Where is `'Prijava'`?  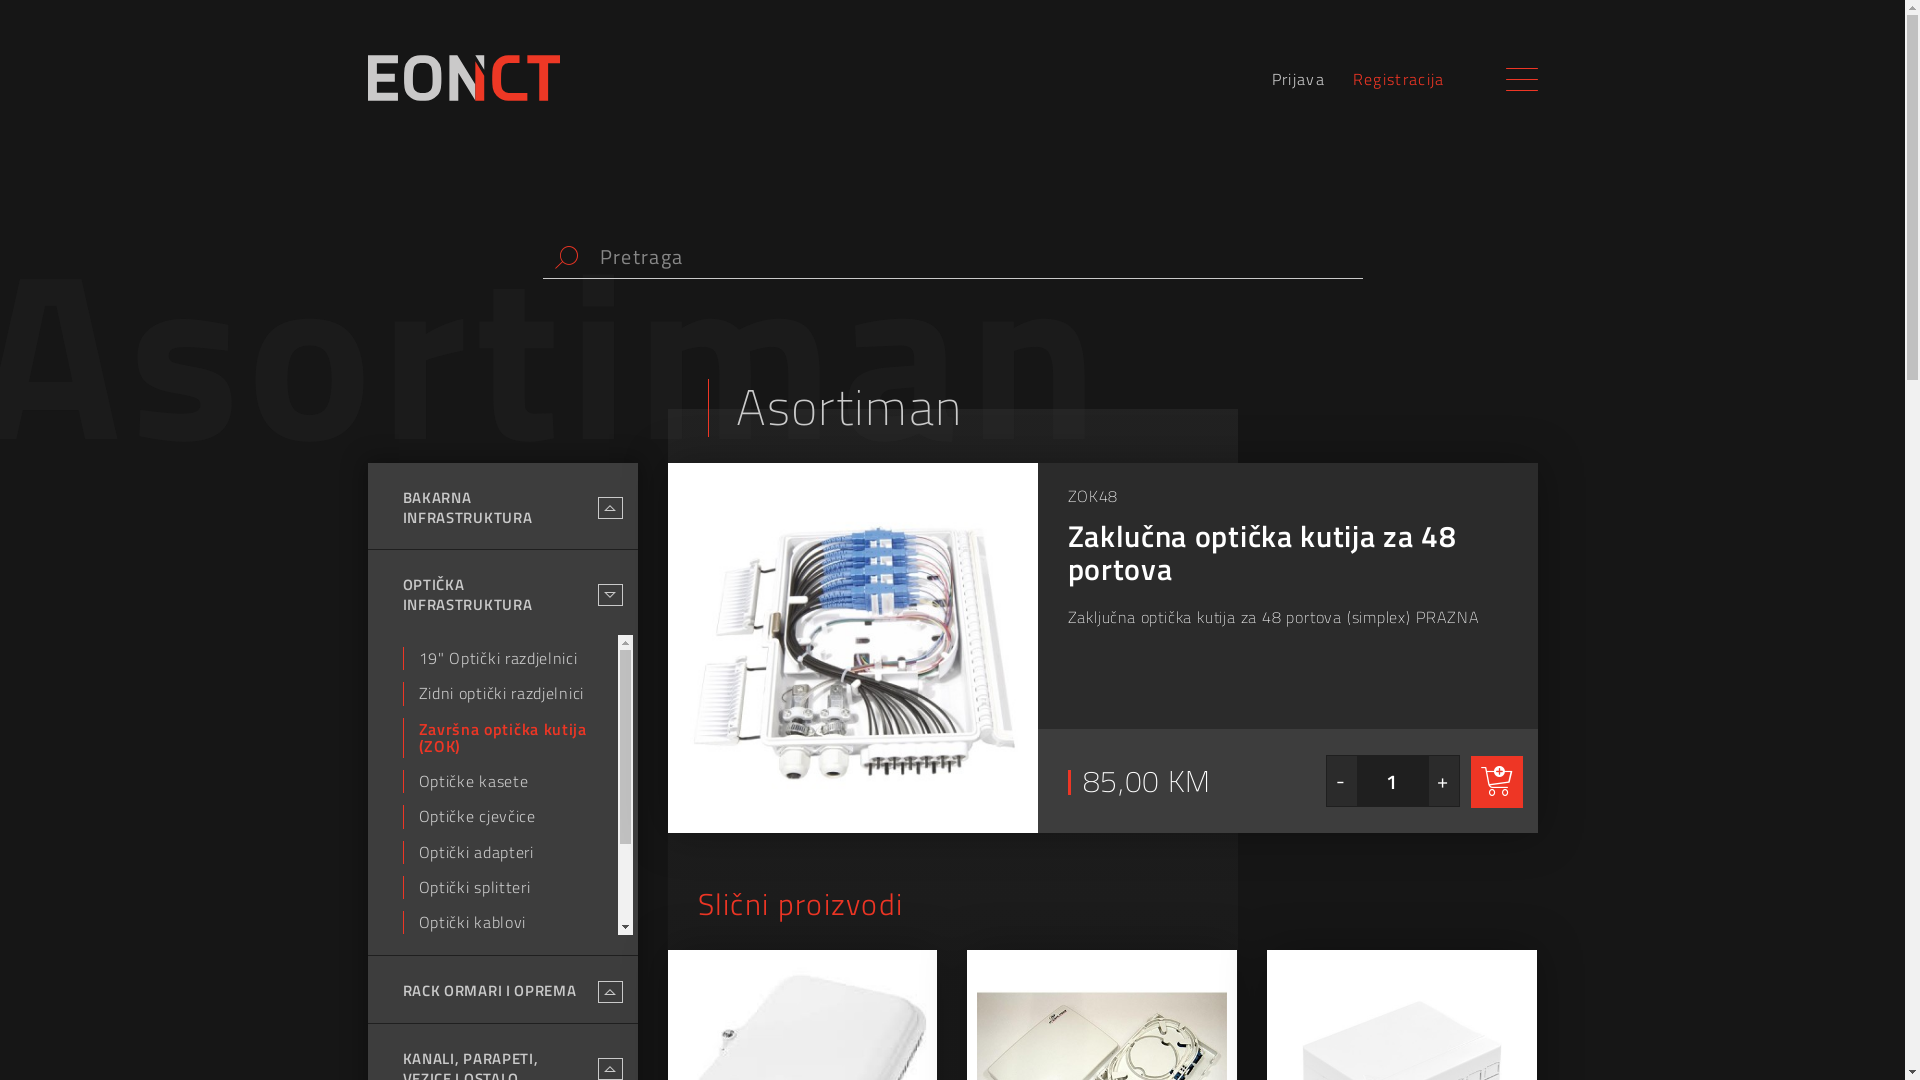 'Prijava' is located at coordinates (1271, 78).